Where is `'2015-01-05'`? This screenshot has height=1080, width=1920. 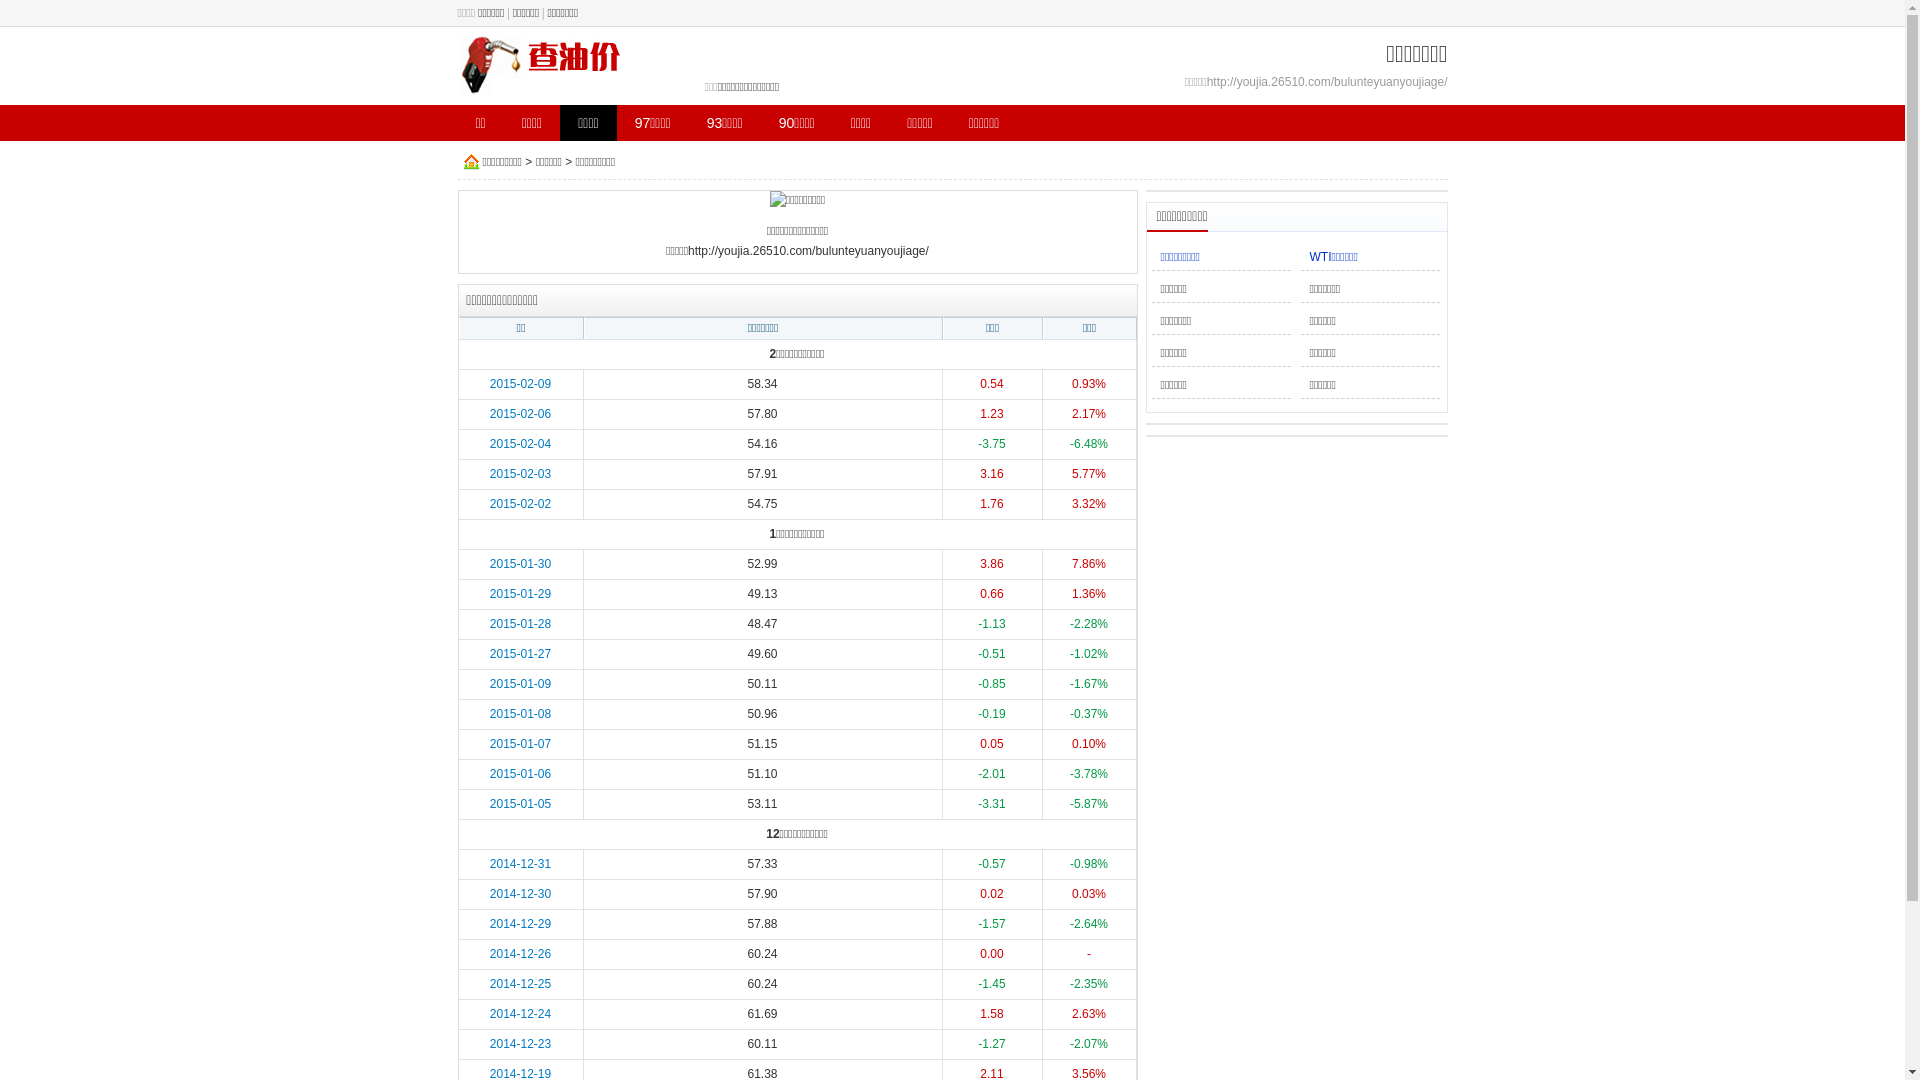
'2015-01-05' is located at coordinates (520, 802).